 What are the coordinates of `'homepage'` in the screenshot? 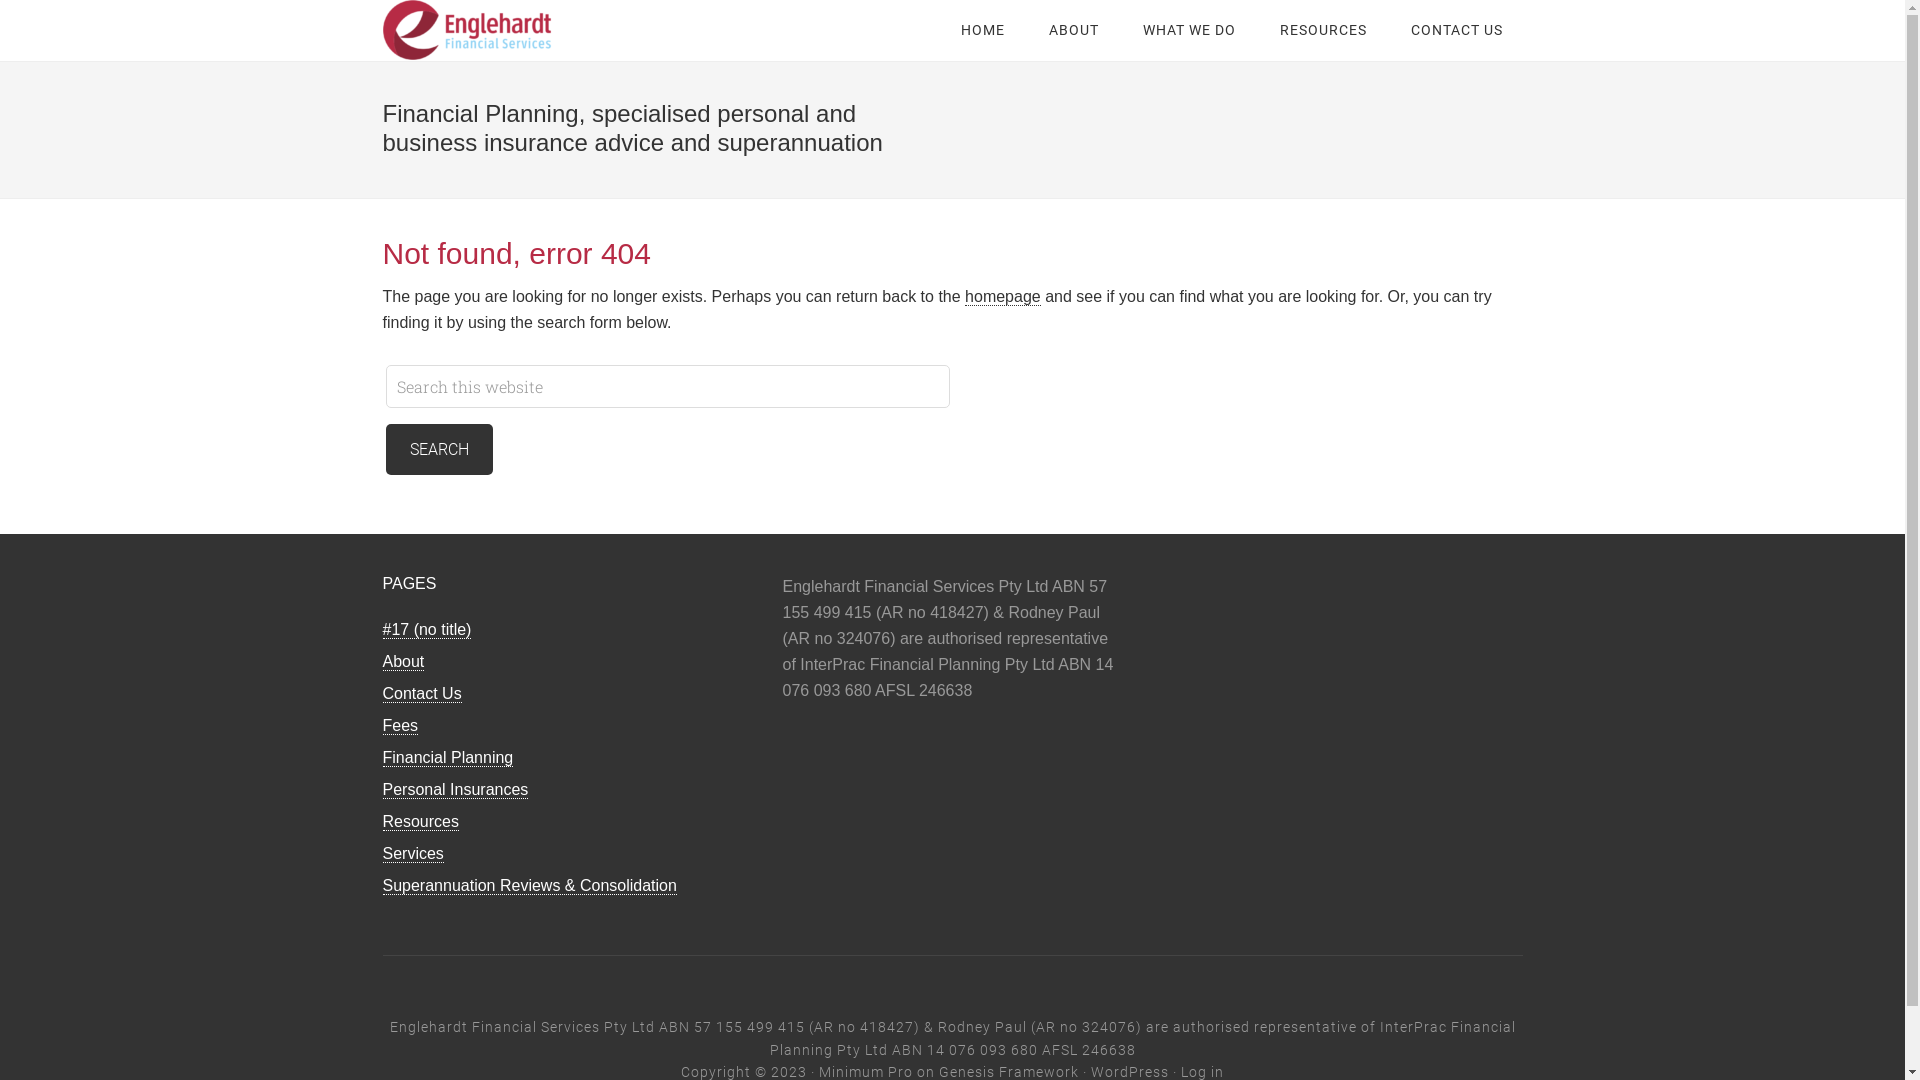 It's located at (964, 297).